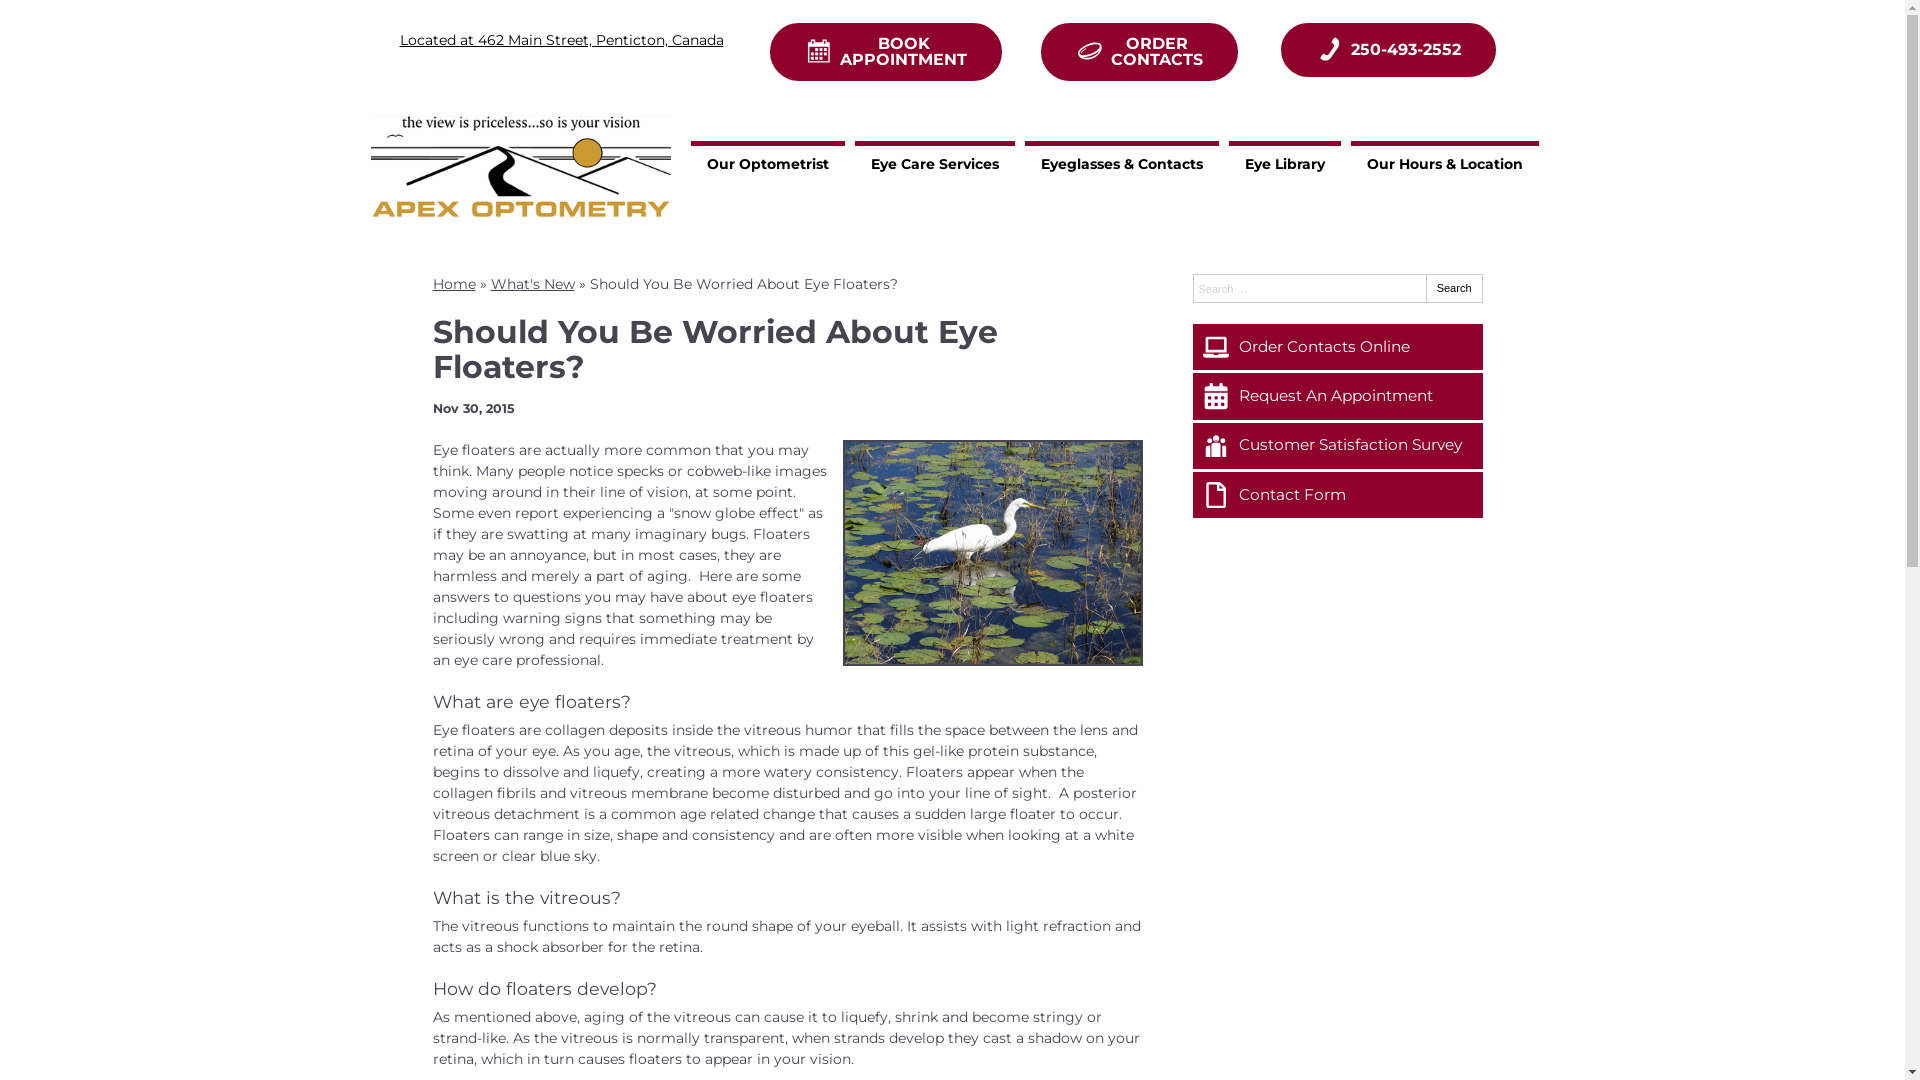 Image resolution: width=1920 pixels, height=1080 pixels. I want to click on 'What's New', so click(489, 284).